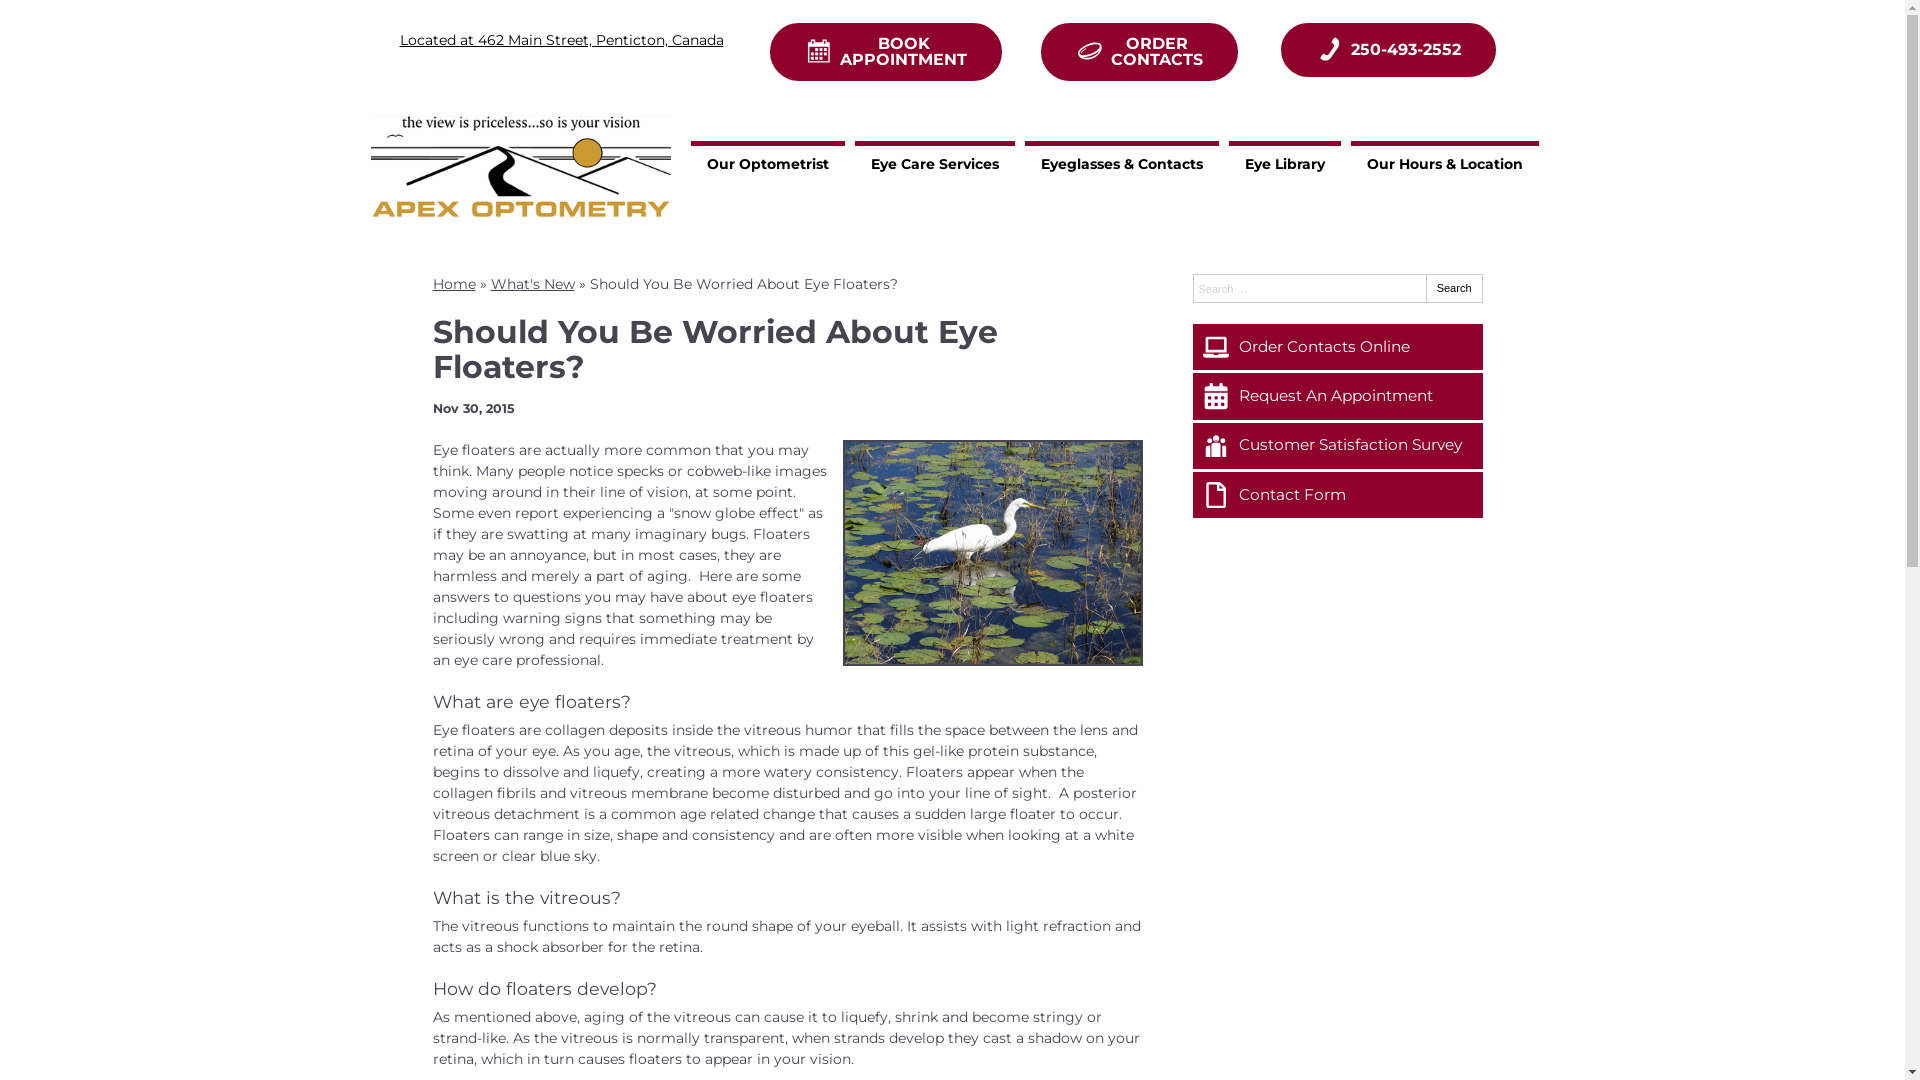 Image resolution: width=1920 pixels, height=1080 pixels. I want to click on 'What's New', so click(489, 284).